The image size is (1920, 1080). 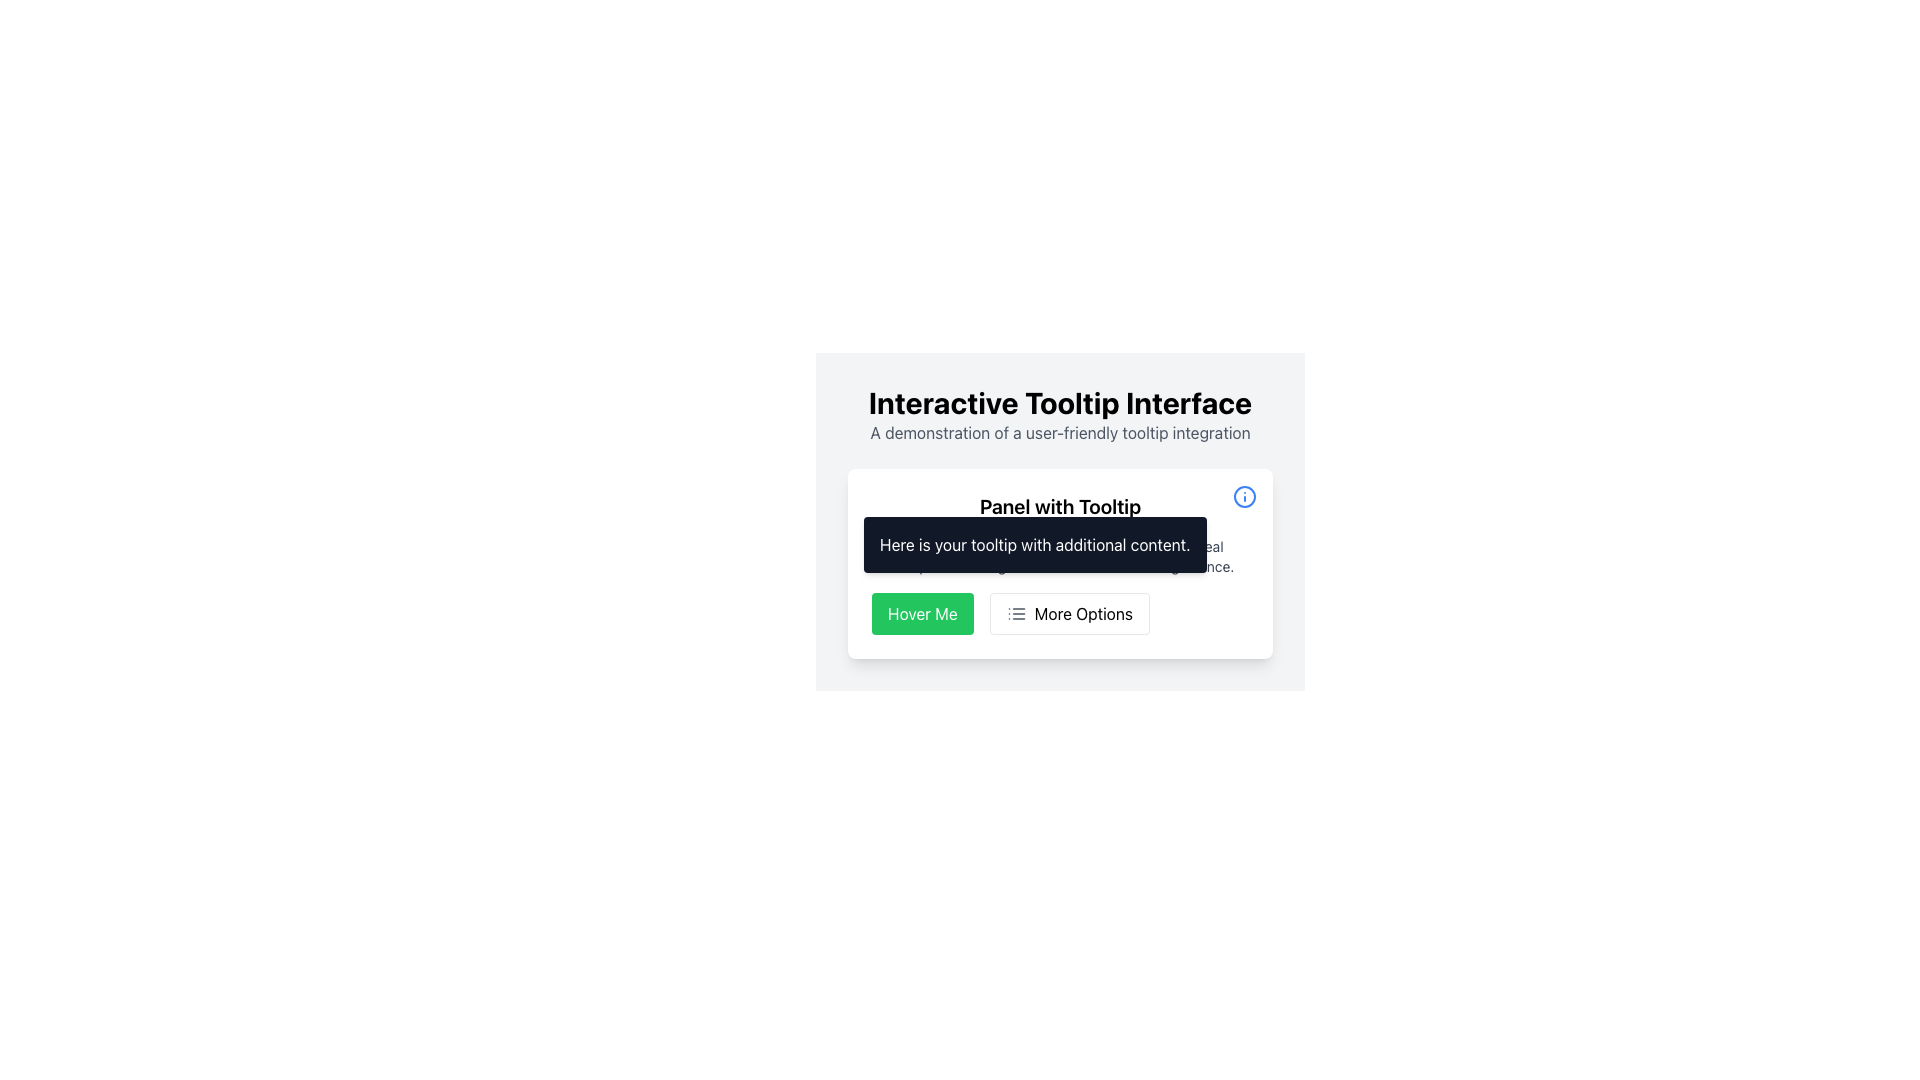 What do you see at coordinates (1243, 496) in the screenshot?
I see `the outer circular boundary of the tooltip icon, which has a blue border and no fill, representing the circular graphic element of the SVG icon` at bounding box center [1243, 496].